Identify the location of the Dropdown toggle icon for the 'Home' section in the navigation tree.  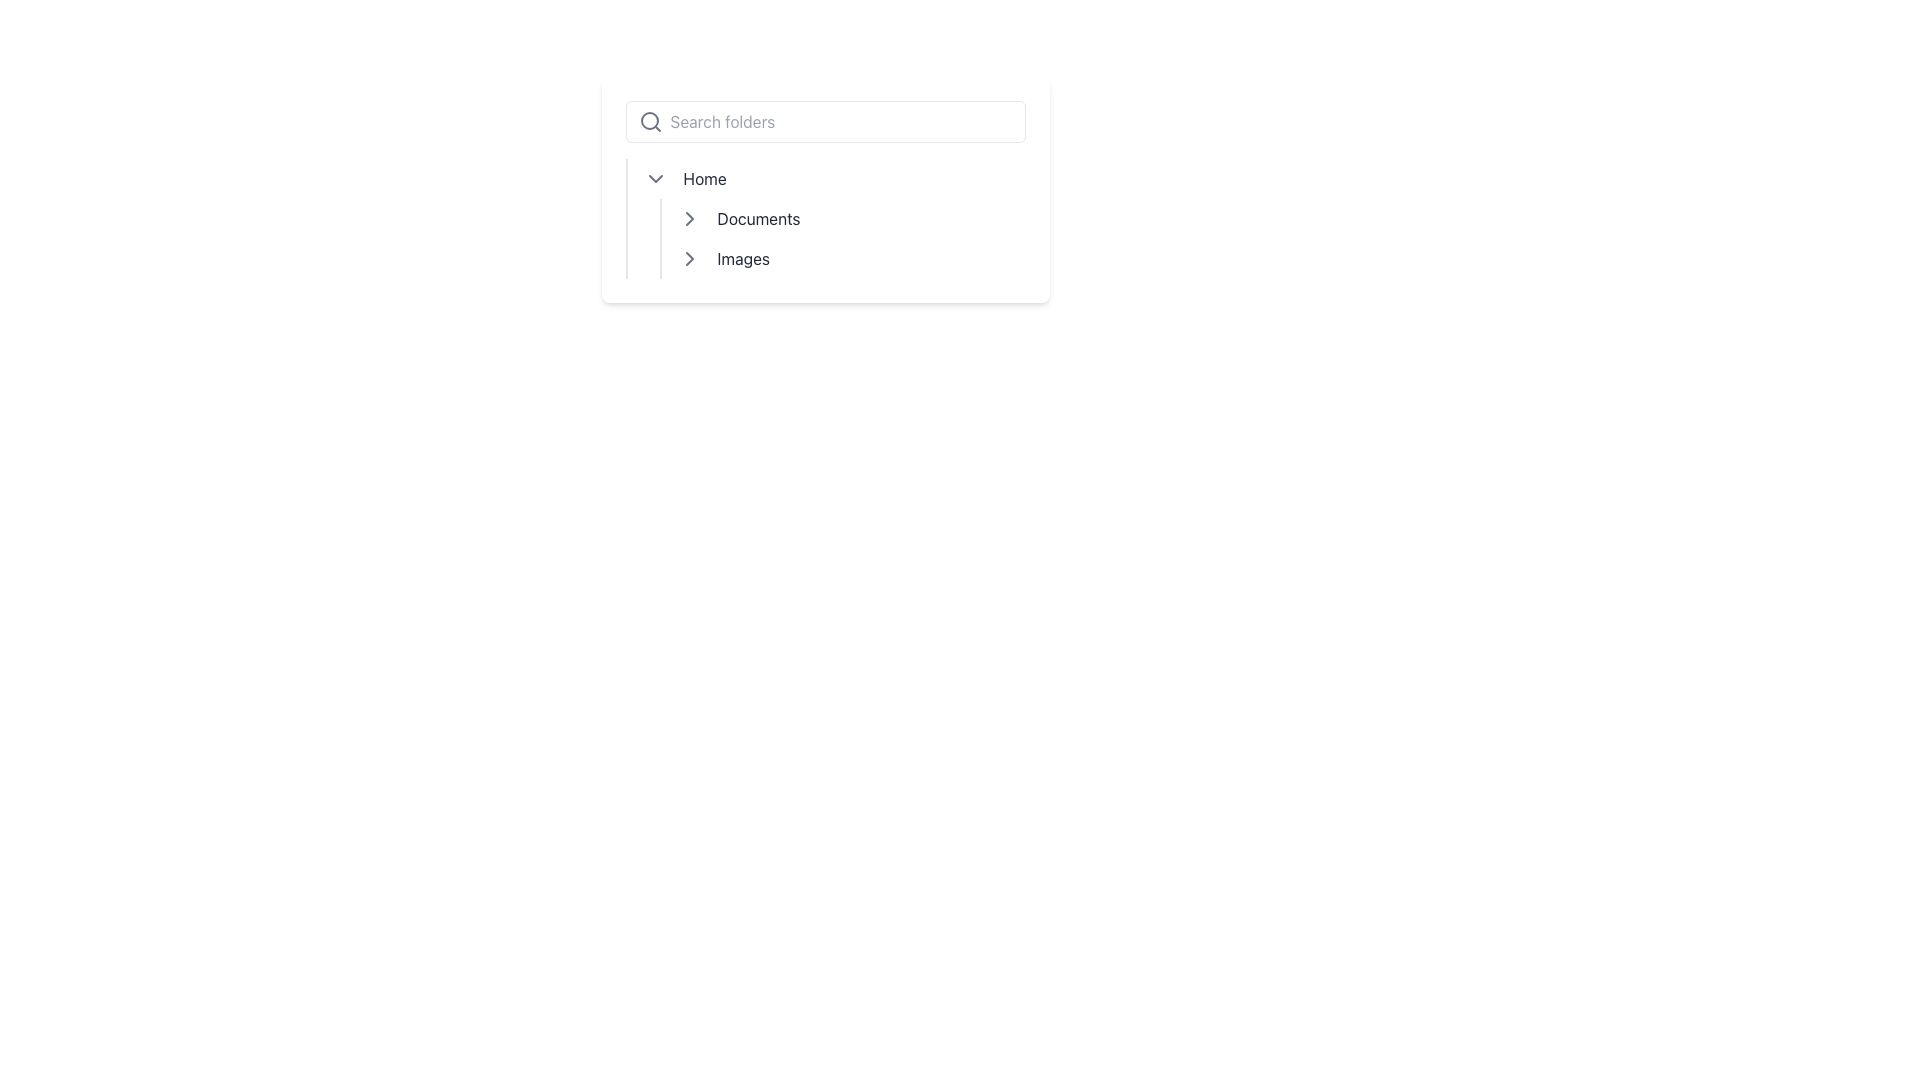
(655, 177).